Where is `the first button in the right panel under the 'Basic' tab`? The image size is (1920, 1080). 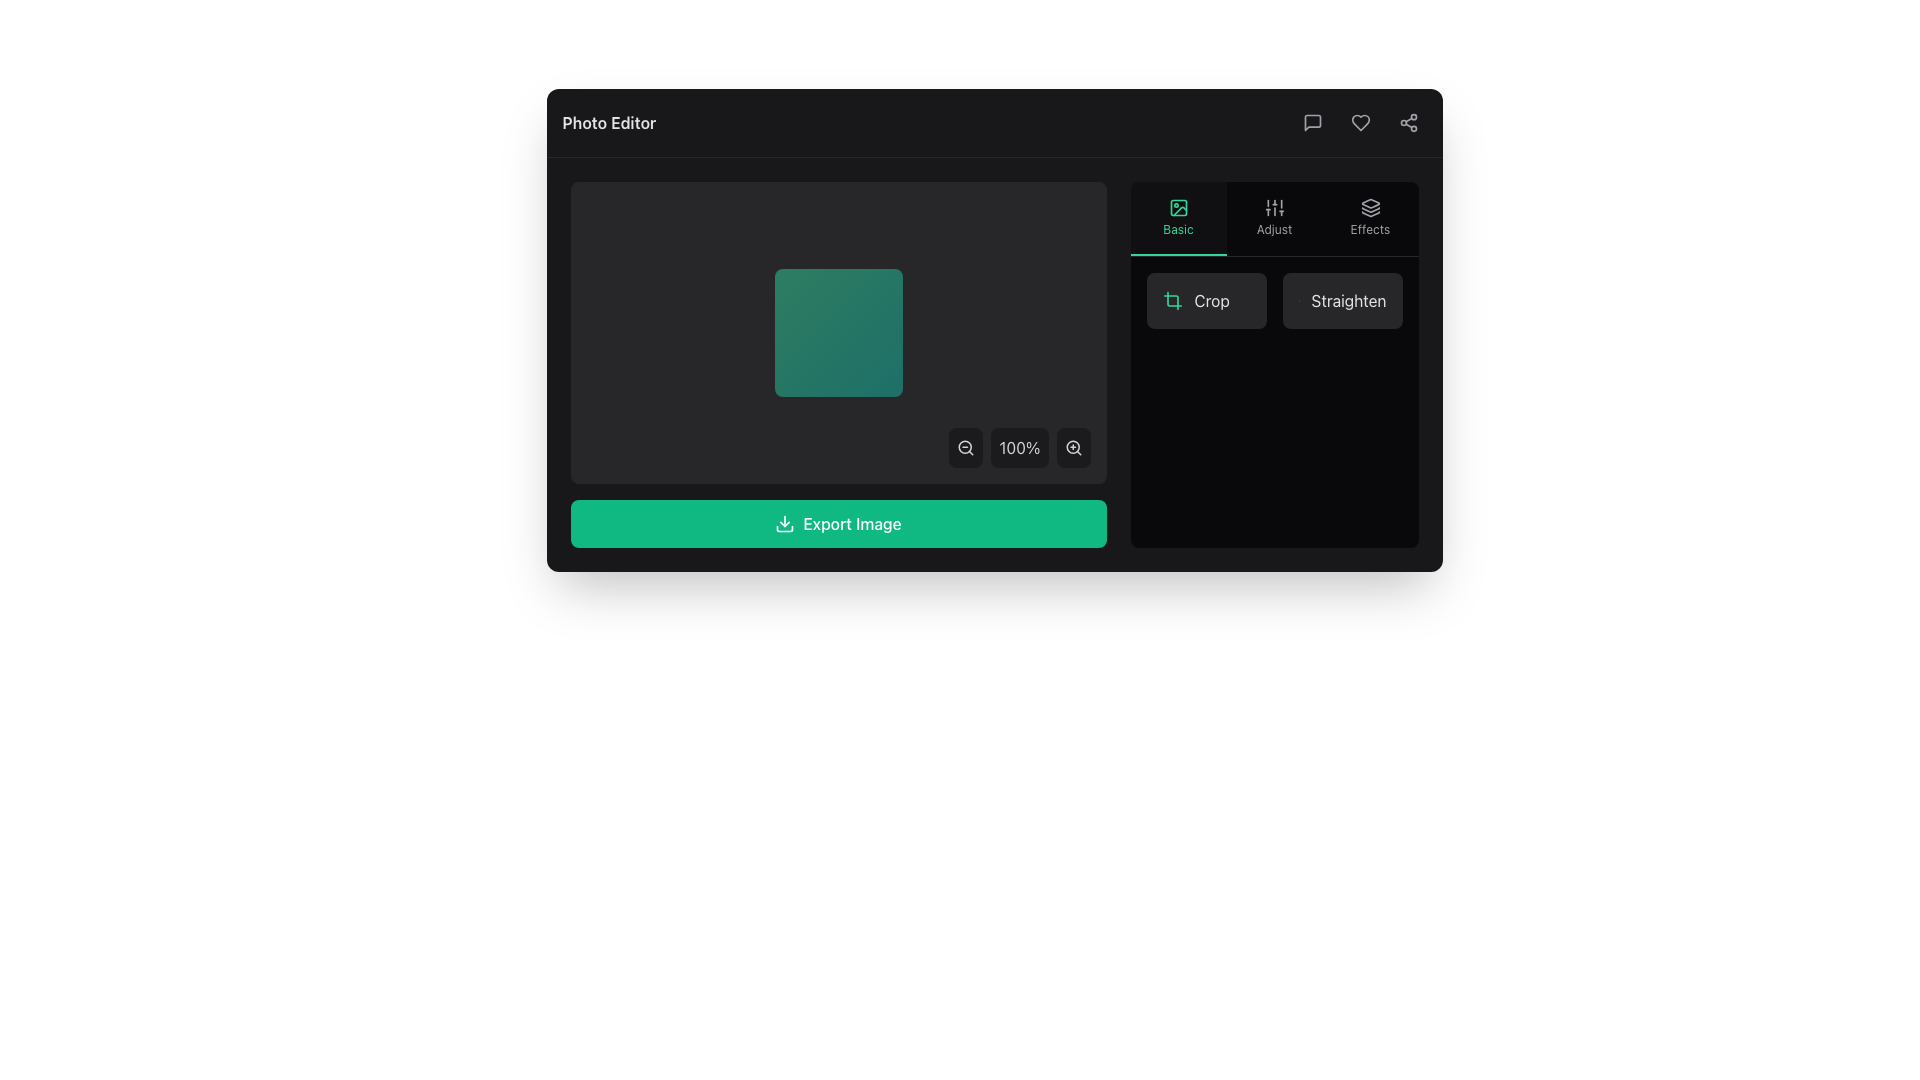 the first button in the right panel under the 'Basic' tab is located at coordinates (1205, 300).